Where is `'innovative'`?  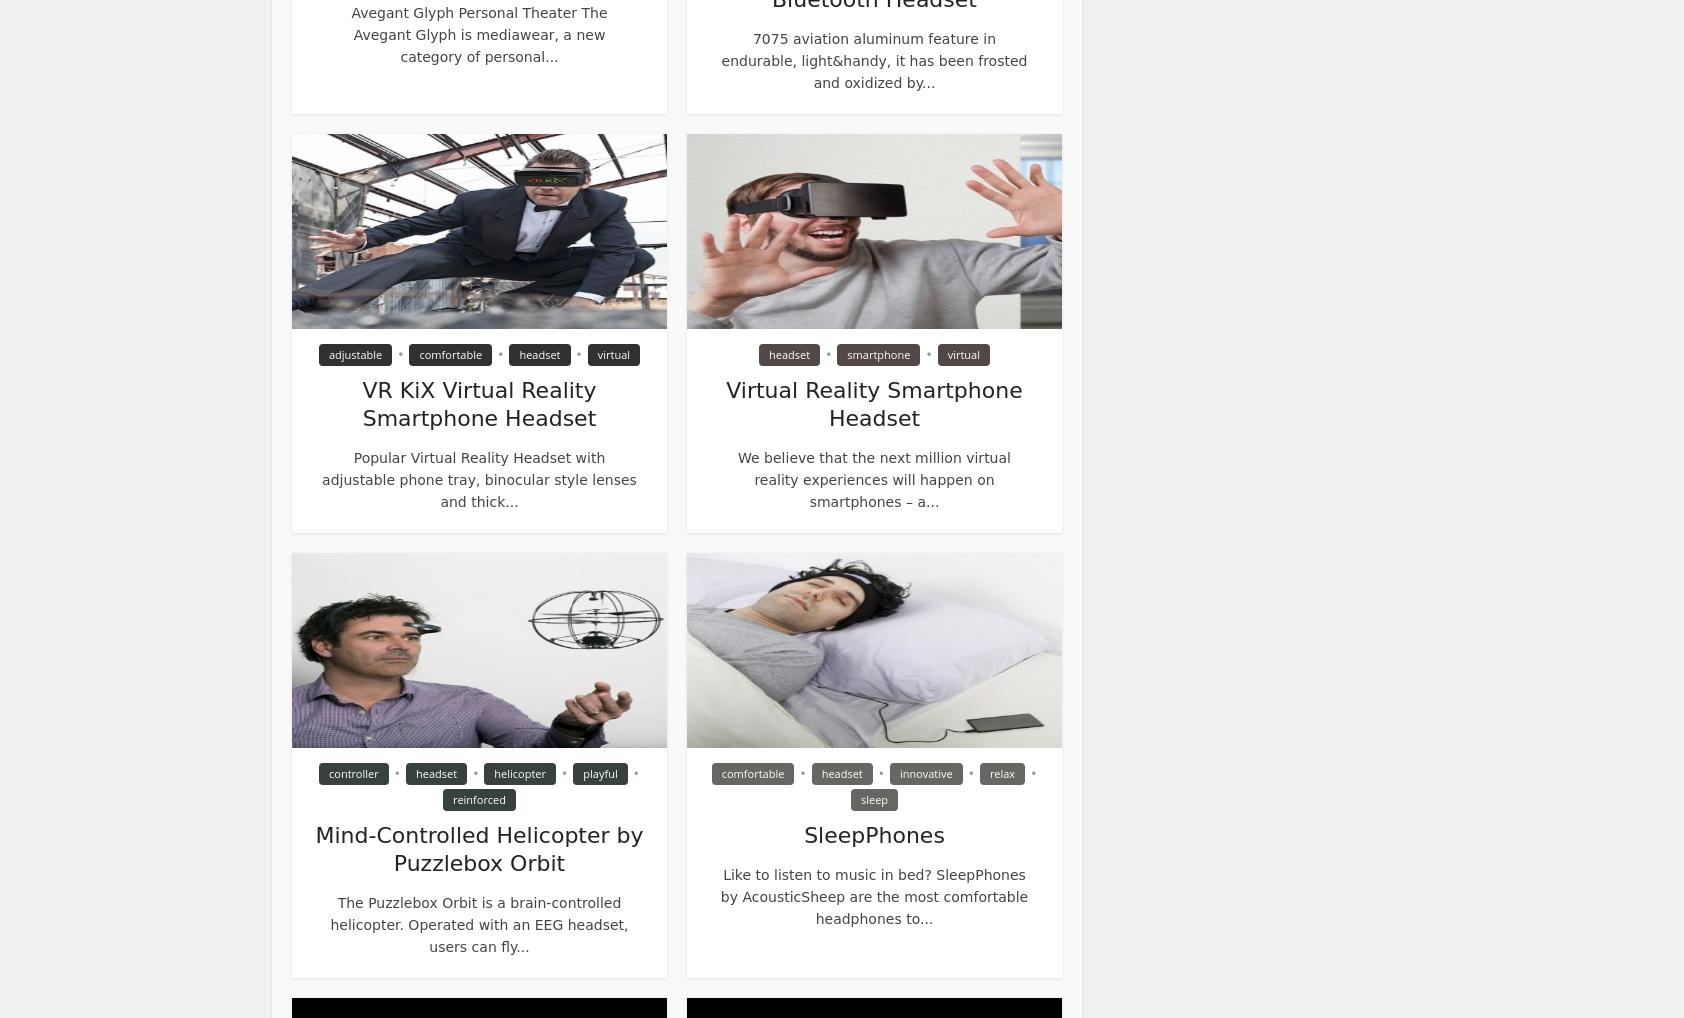
'innovative' is located at coordinates (925, 773).